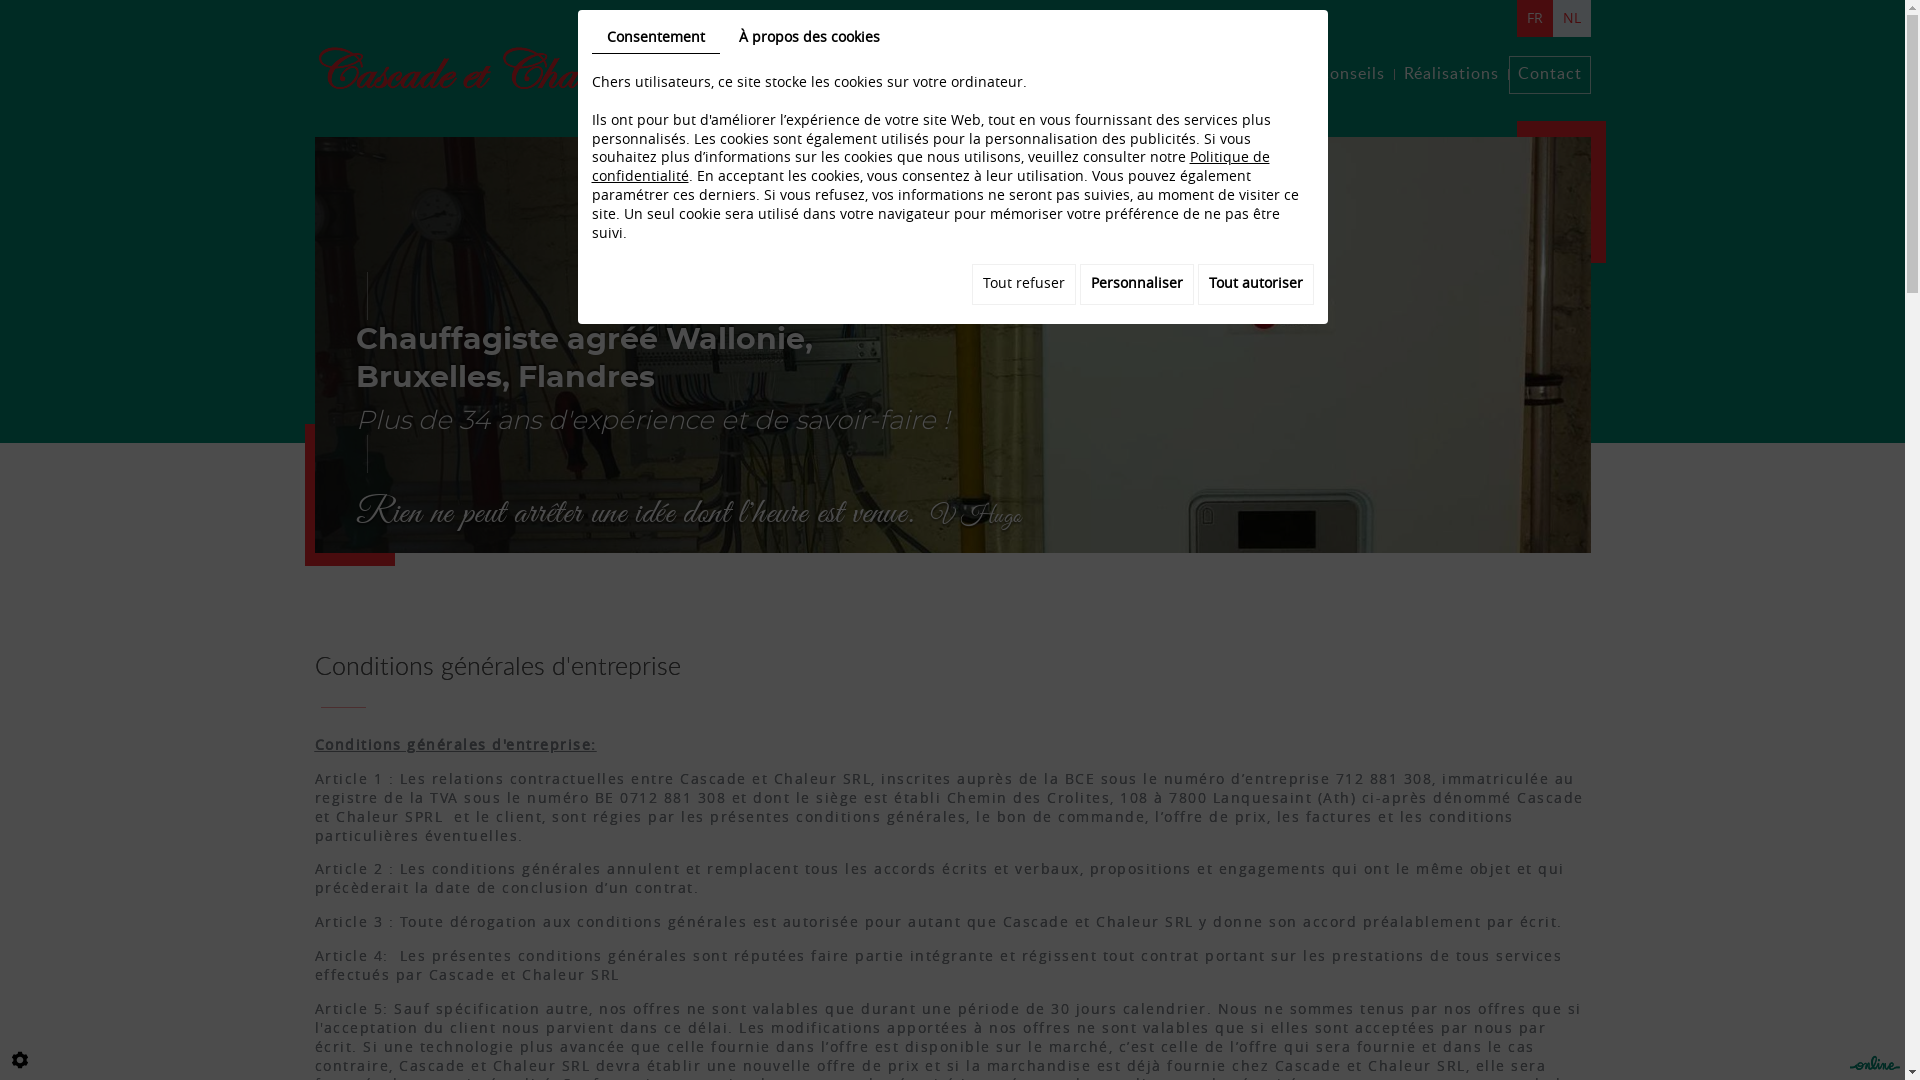 Image resolution: width=1920 pixels, height=1080 pixels. What do you see at coordinates (1255, 284) in the screenshot?
I see `'Tout autoriser'` at bounding box center [1255, 284].